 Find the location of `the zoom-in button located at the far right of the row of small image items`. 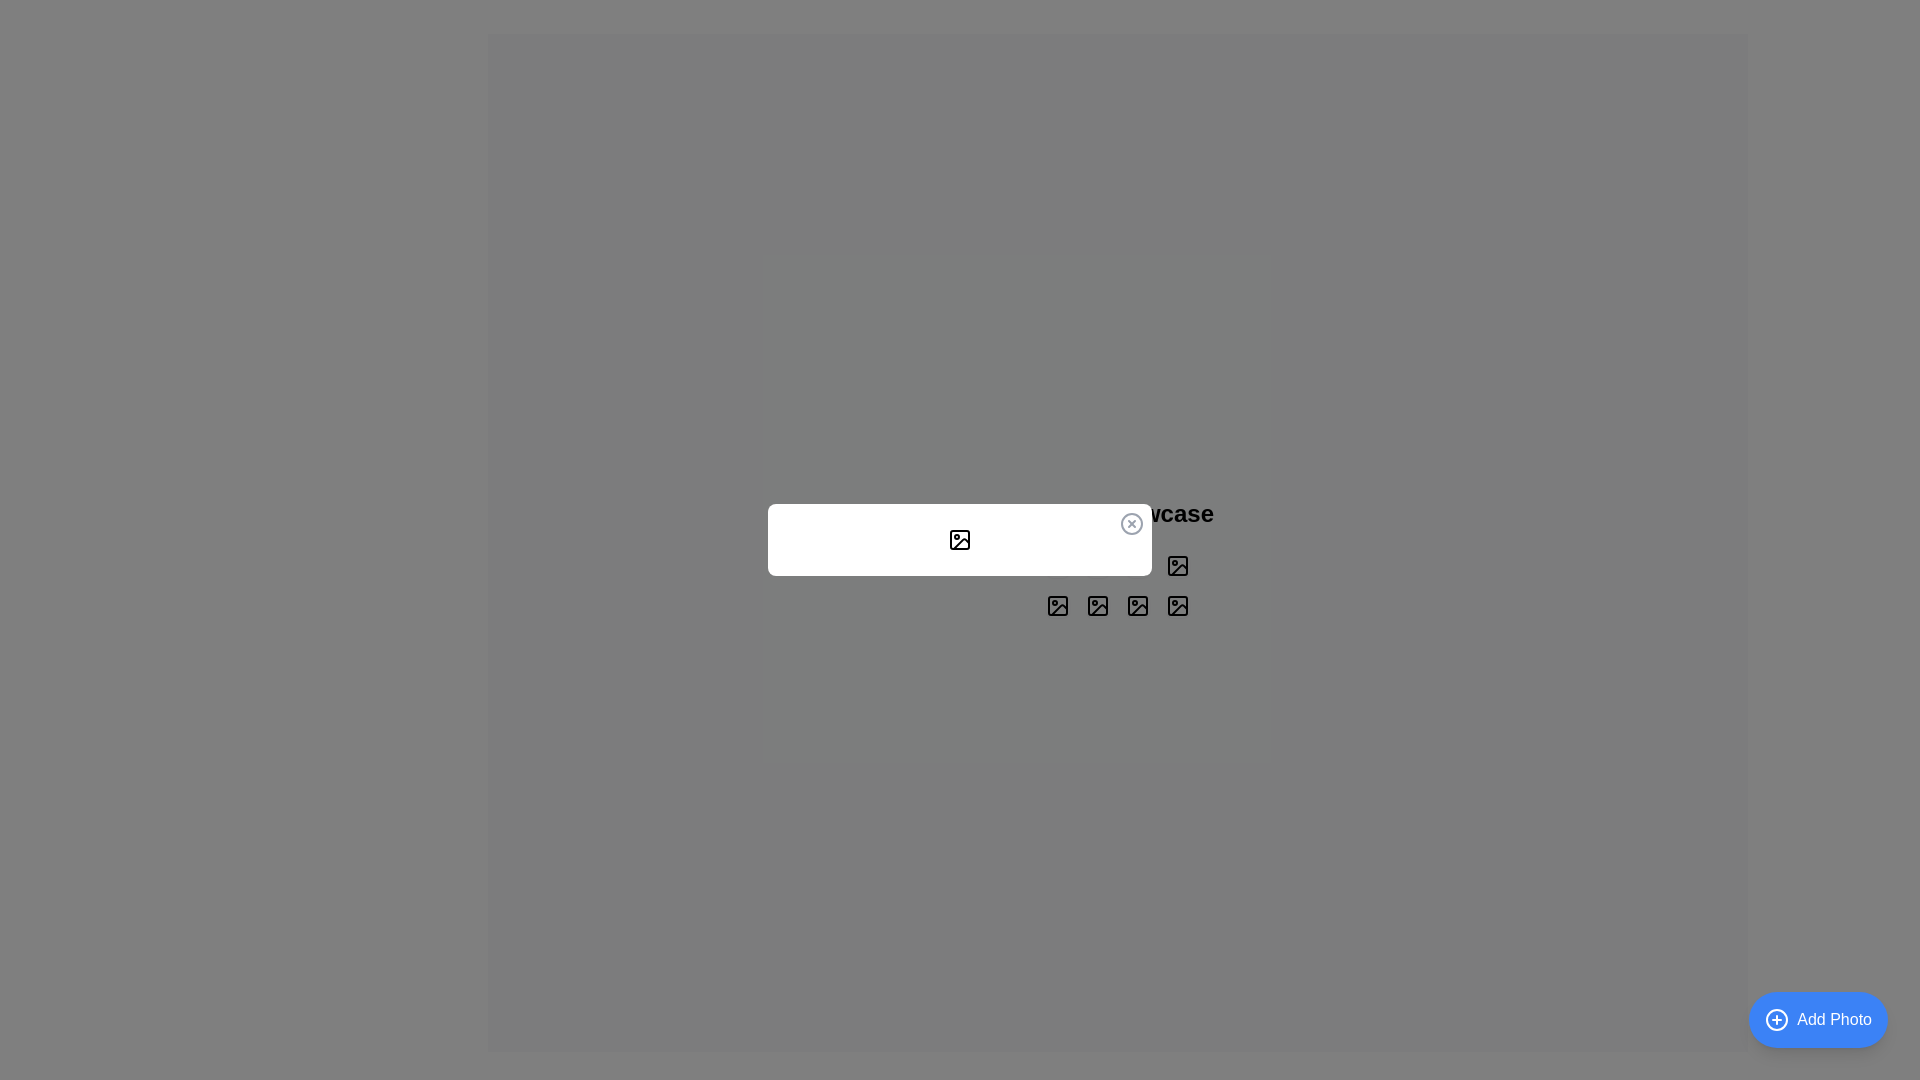

the zoom-in button located at the far right of the row of small image items is located at coordinates (1177, 566).